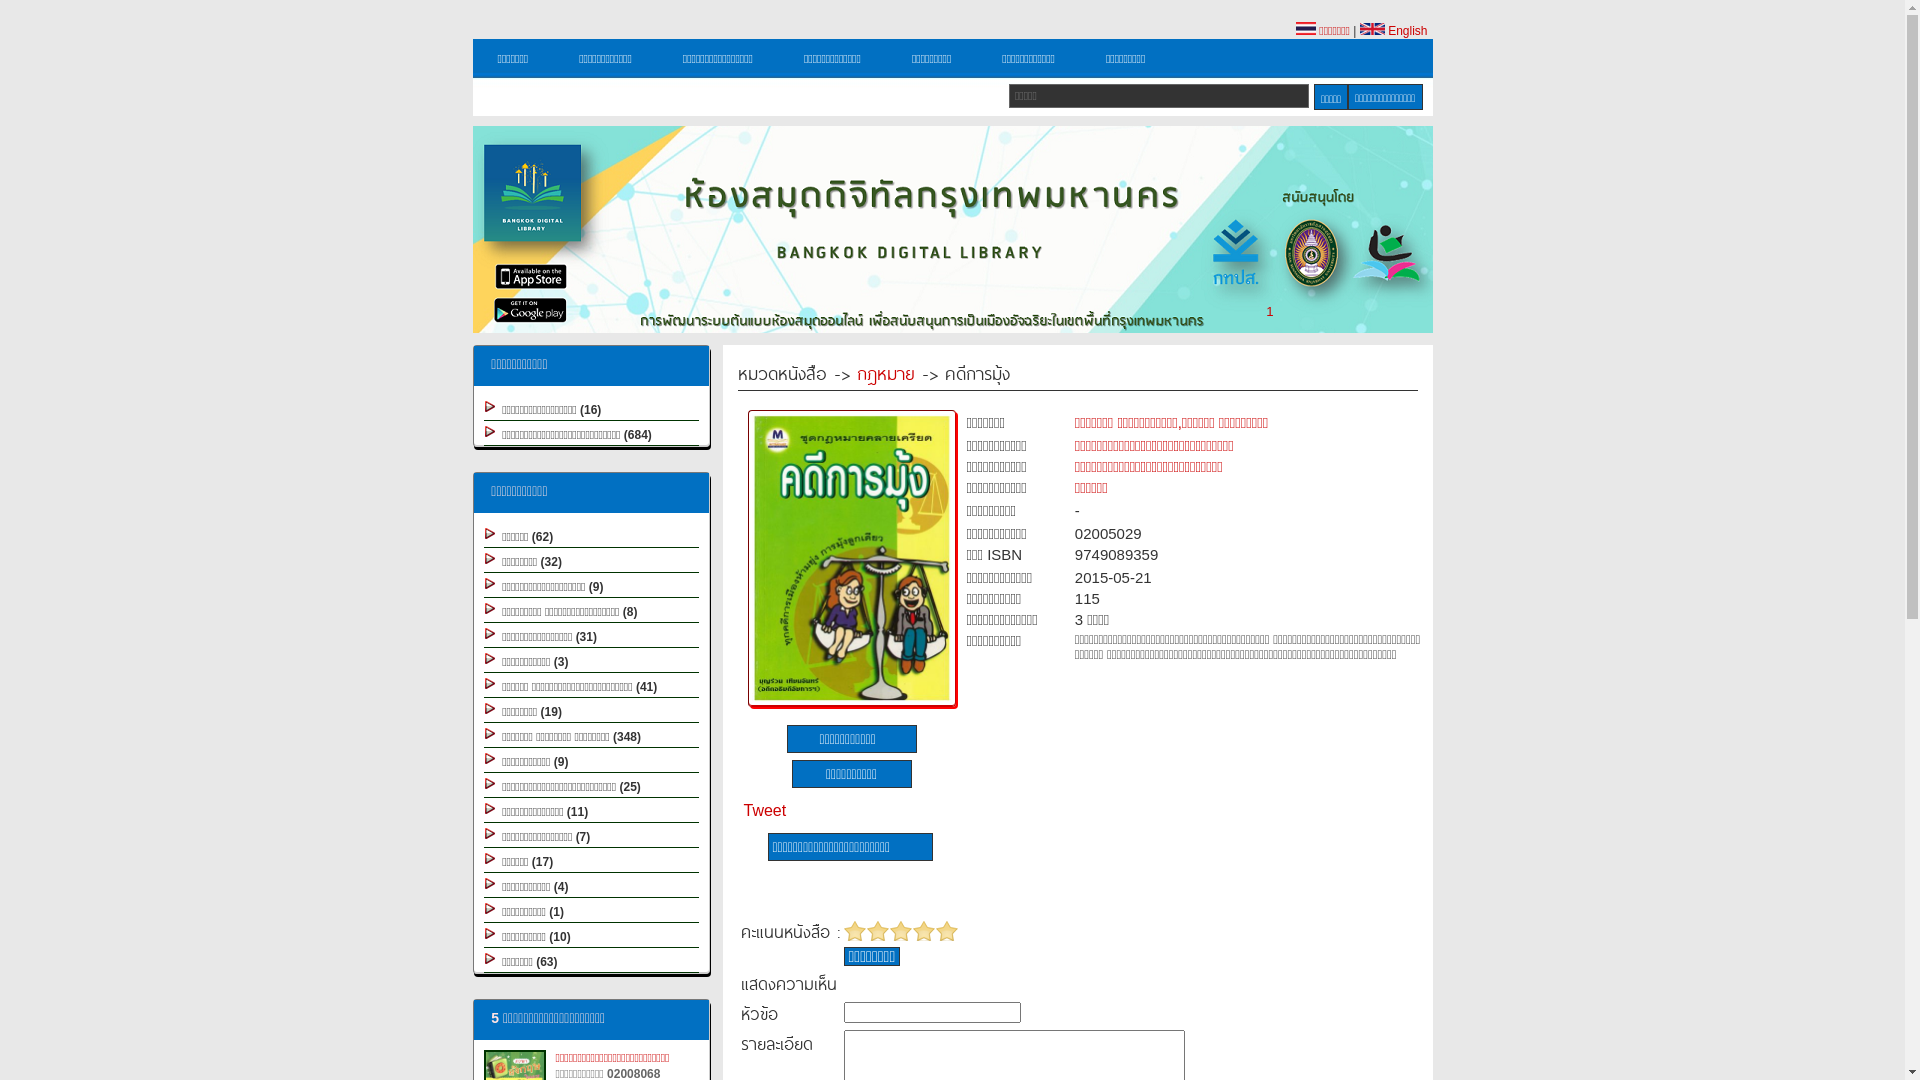  Describe the element at coordinates (1158, 96) in the screenshot. I see `'keyword'` at that location.